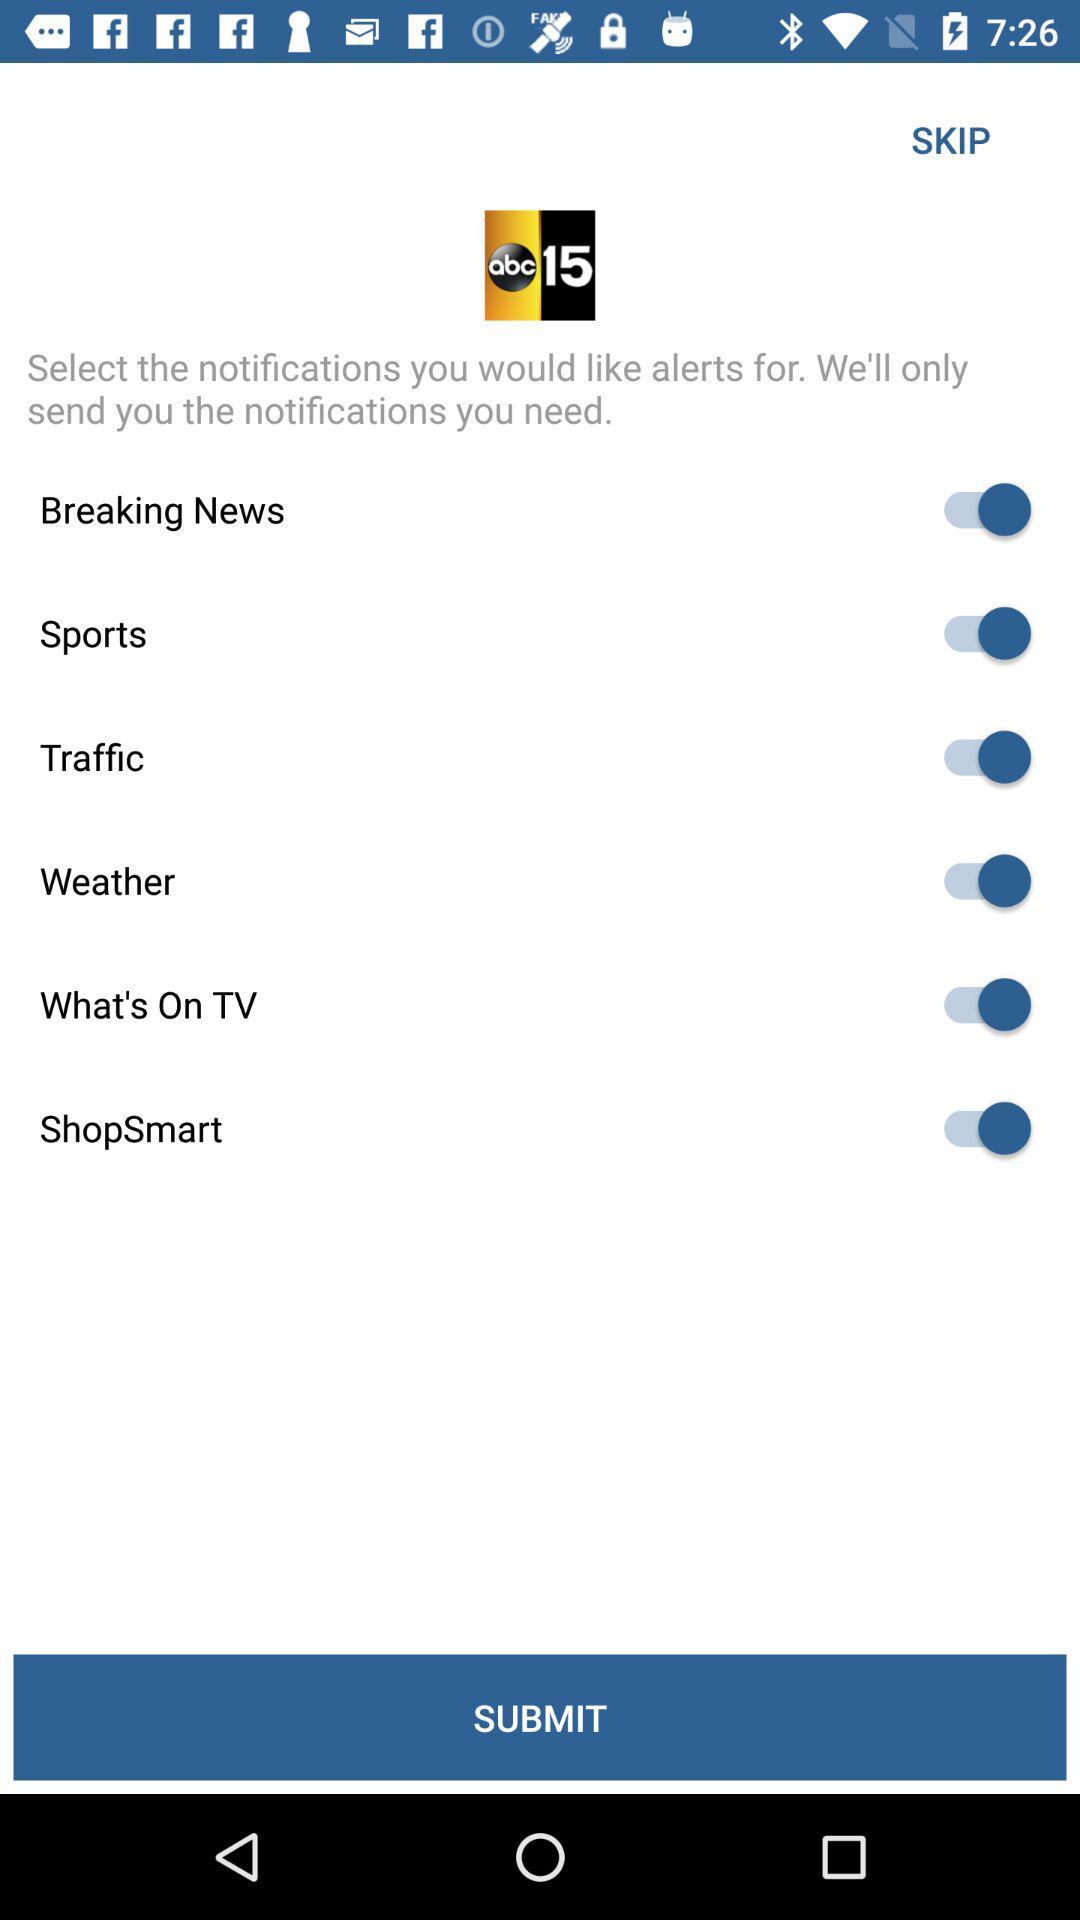  Describe the element at coordinates (977, 880) in the screenshot. I see `weather` at that location.